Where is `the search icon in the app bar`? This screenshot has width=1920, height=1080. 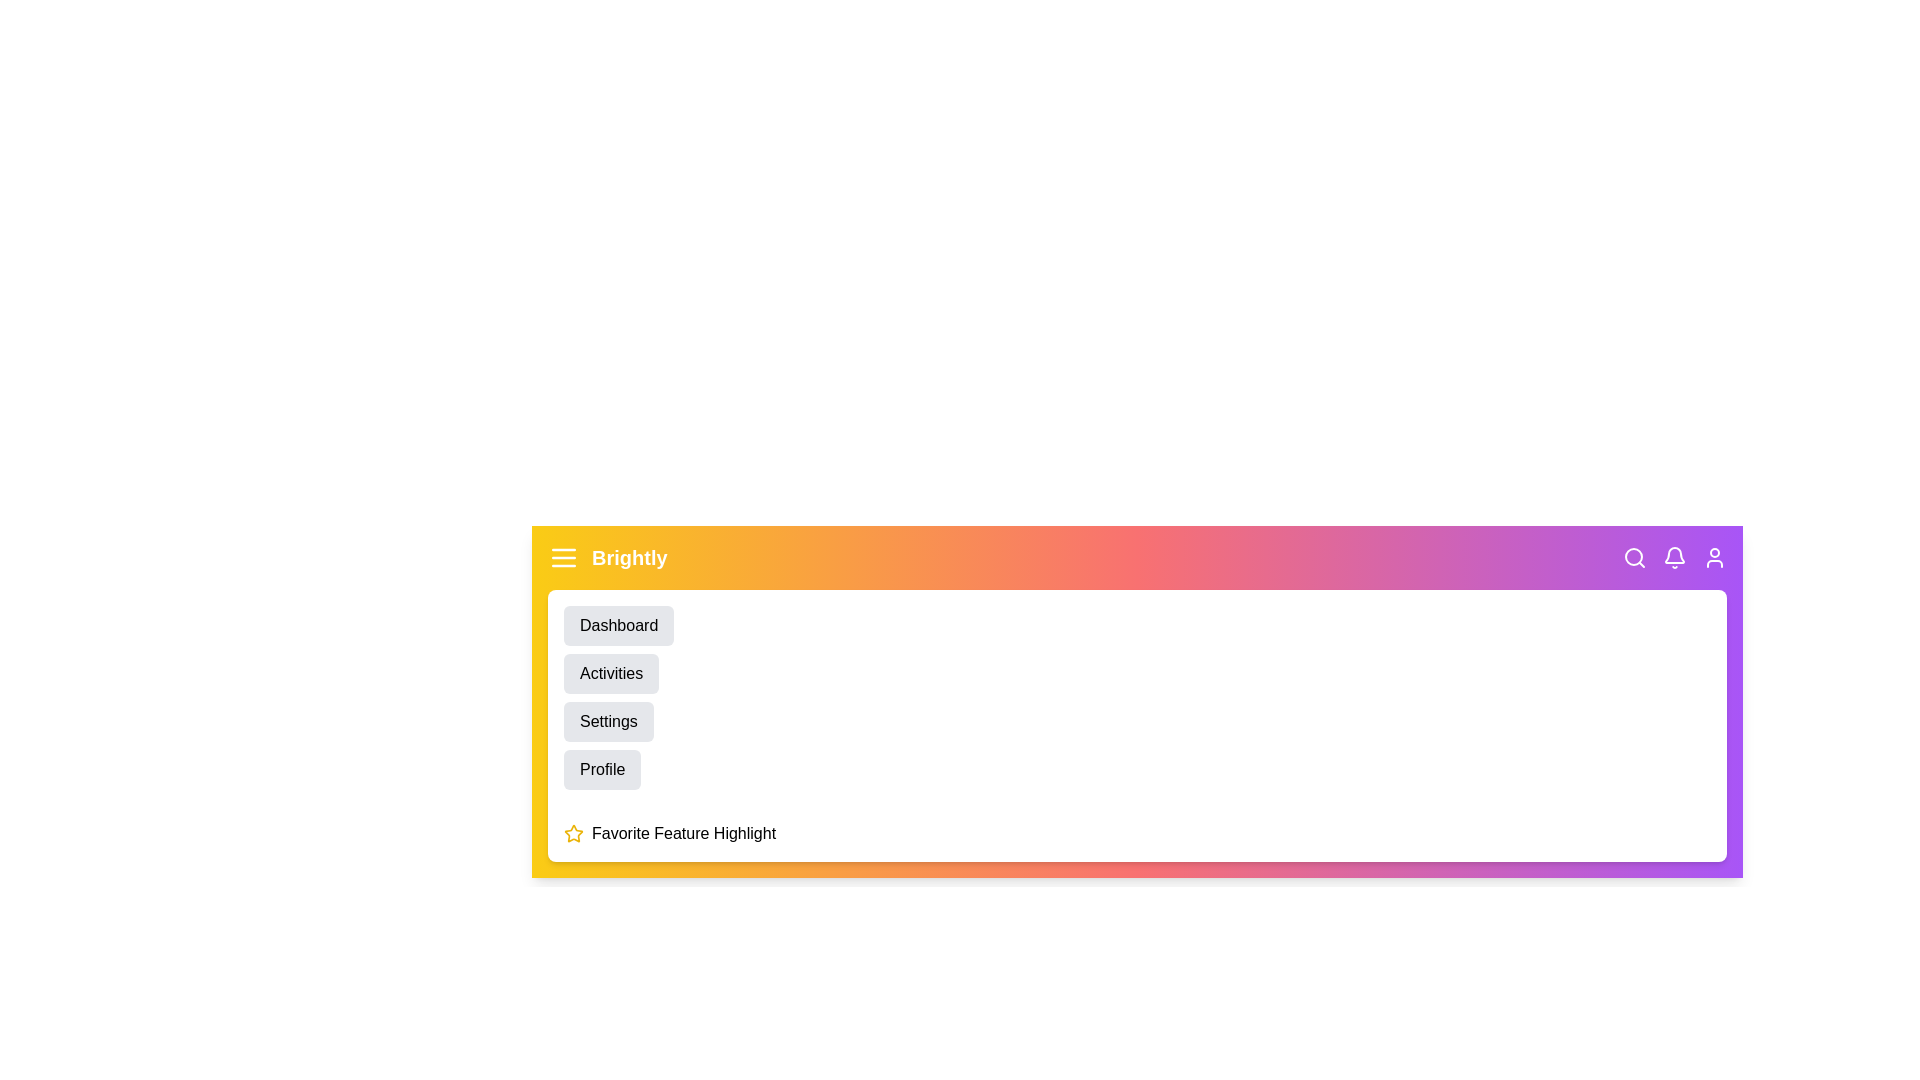 the search icon in the app bar is located at coordinates (1635, 558).